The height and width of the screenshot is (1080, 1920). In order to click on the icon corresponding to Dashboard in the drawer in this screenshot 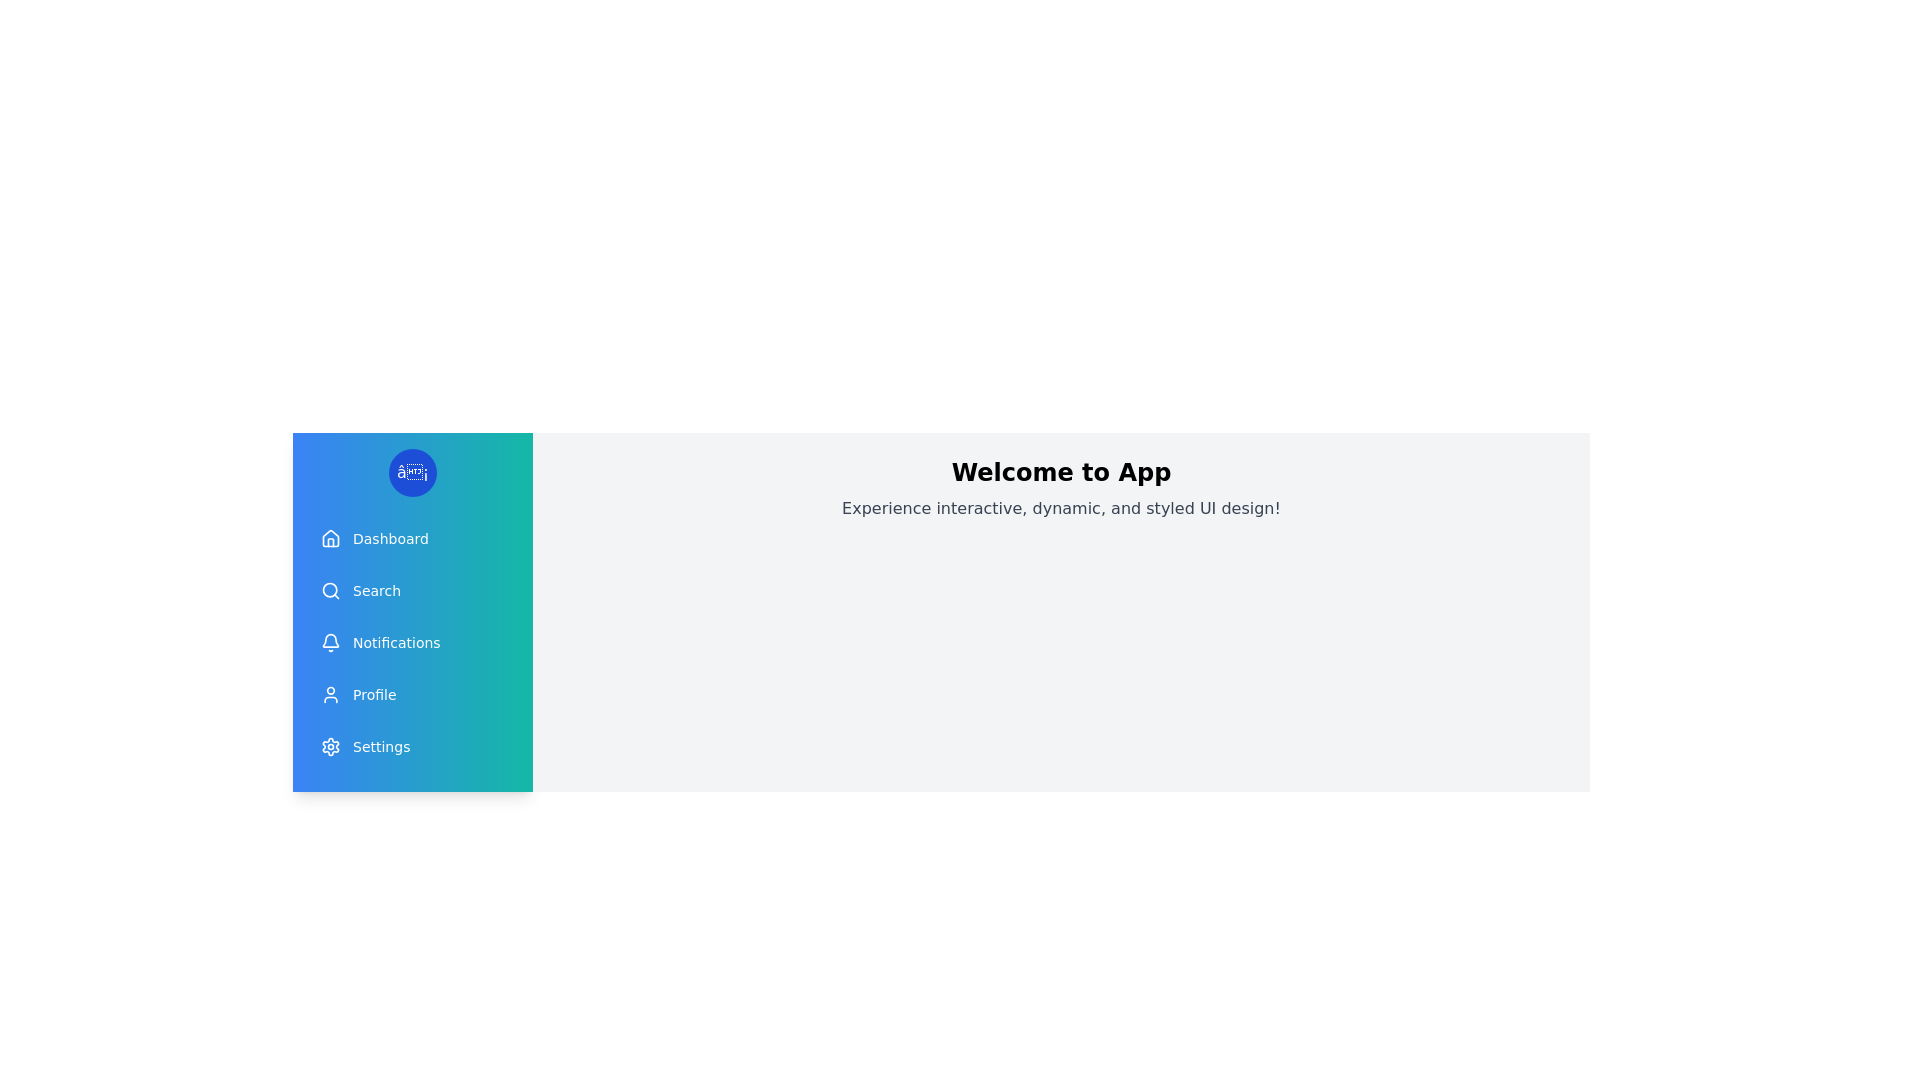, I will do `click(331, 538)`.